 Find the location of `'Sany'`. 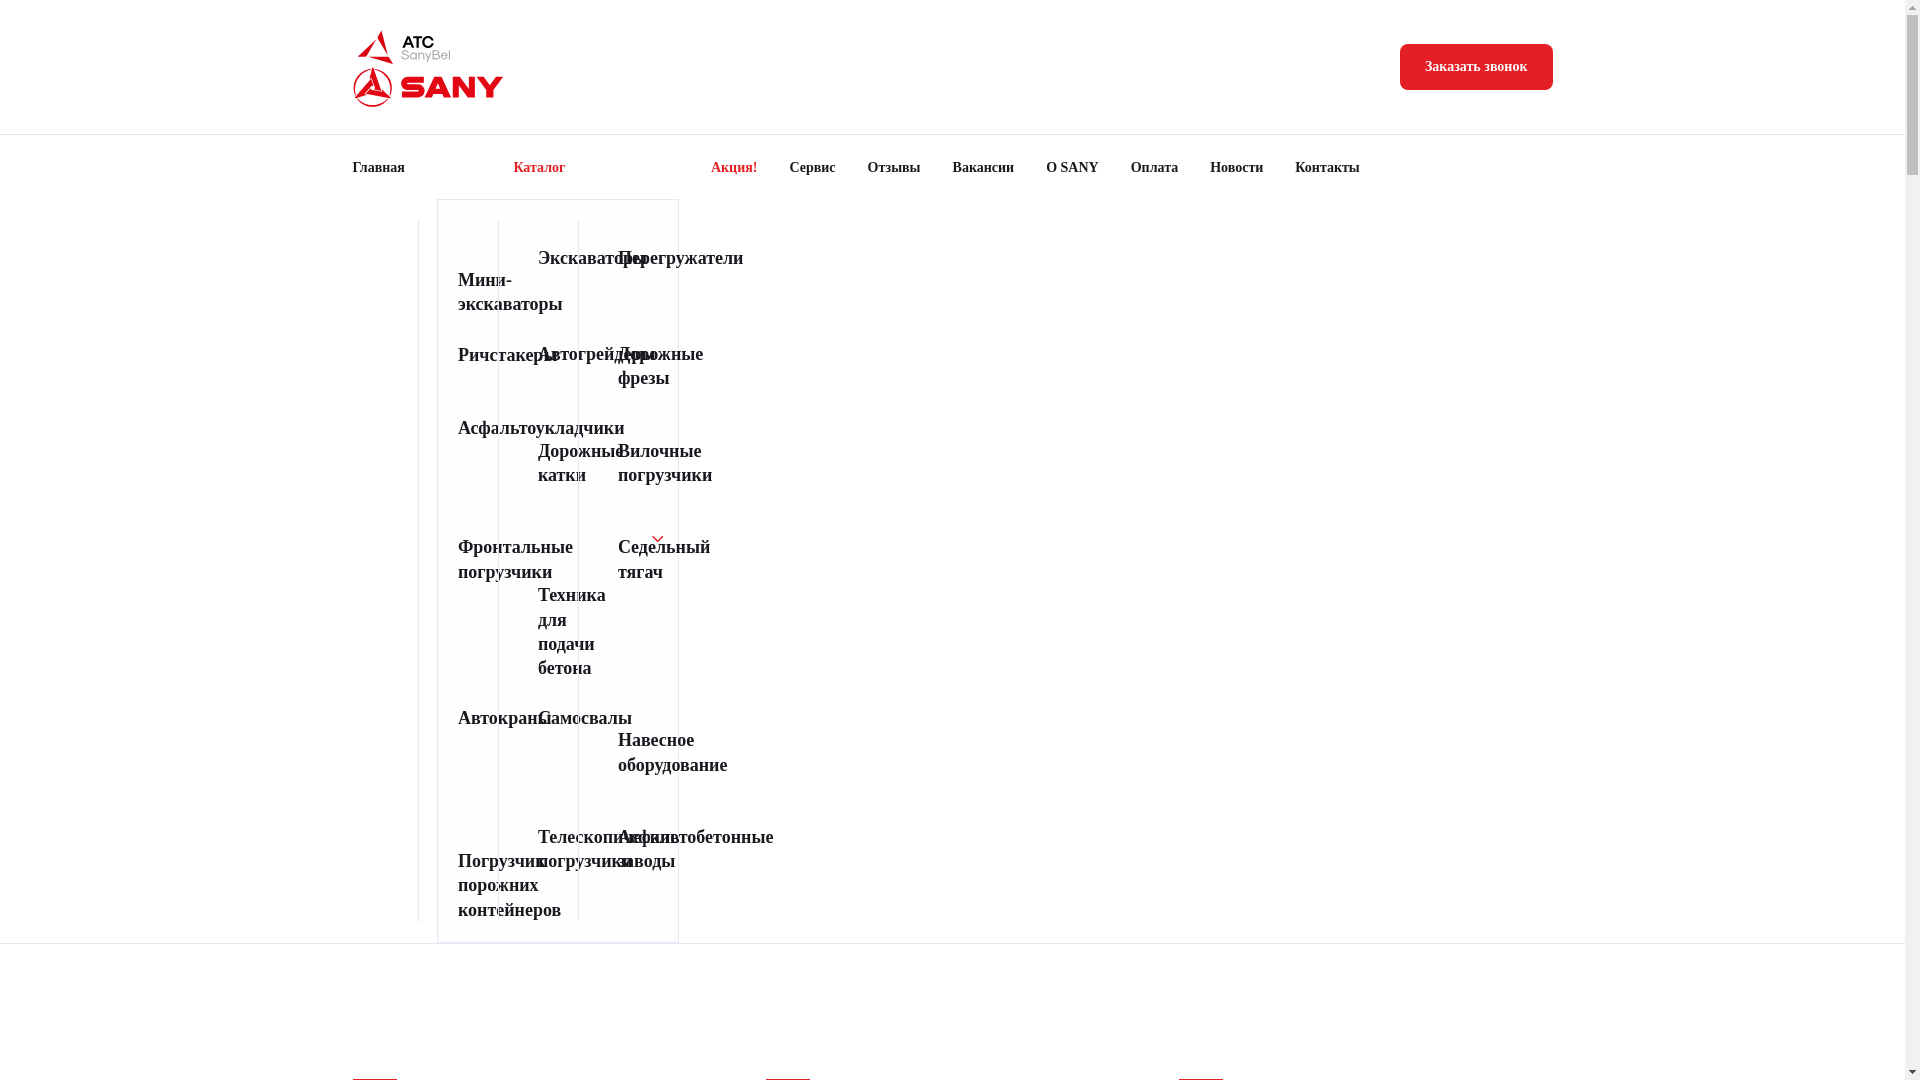

'Sany' is located at coordinates (351, 86).